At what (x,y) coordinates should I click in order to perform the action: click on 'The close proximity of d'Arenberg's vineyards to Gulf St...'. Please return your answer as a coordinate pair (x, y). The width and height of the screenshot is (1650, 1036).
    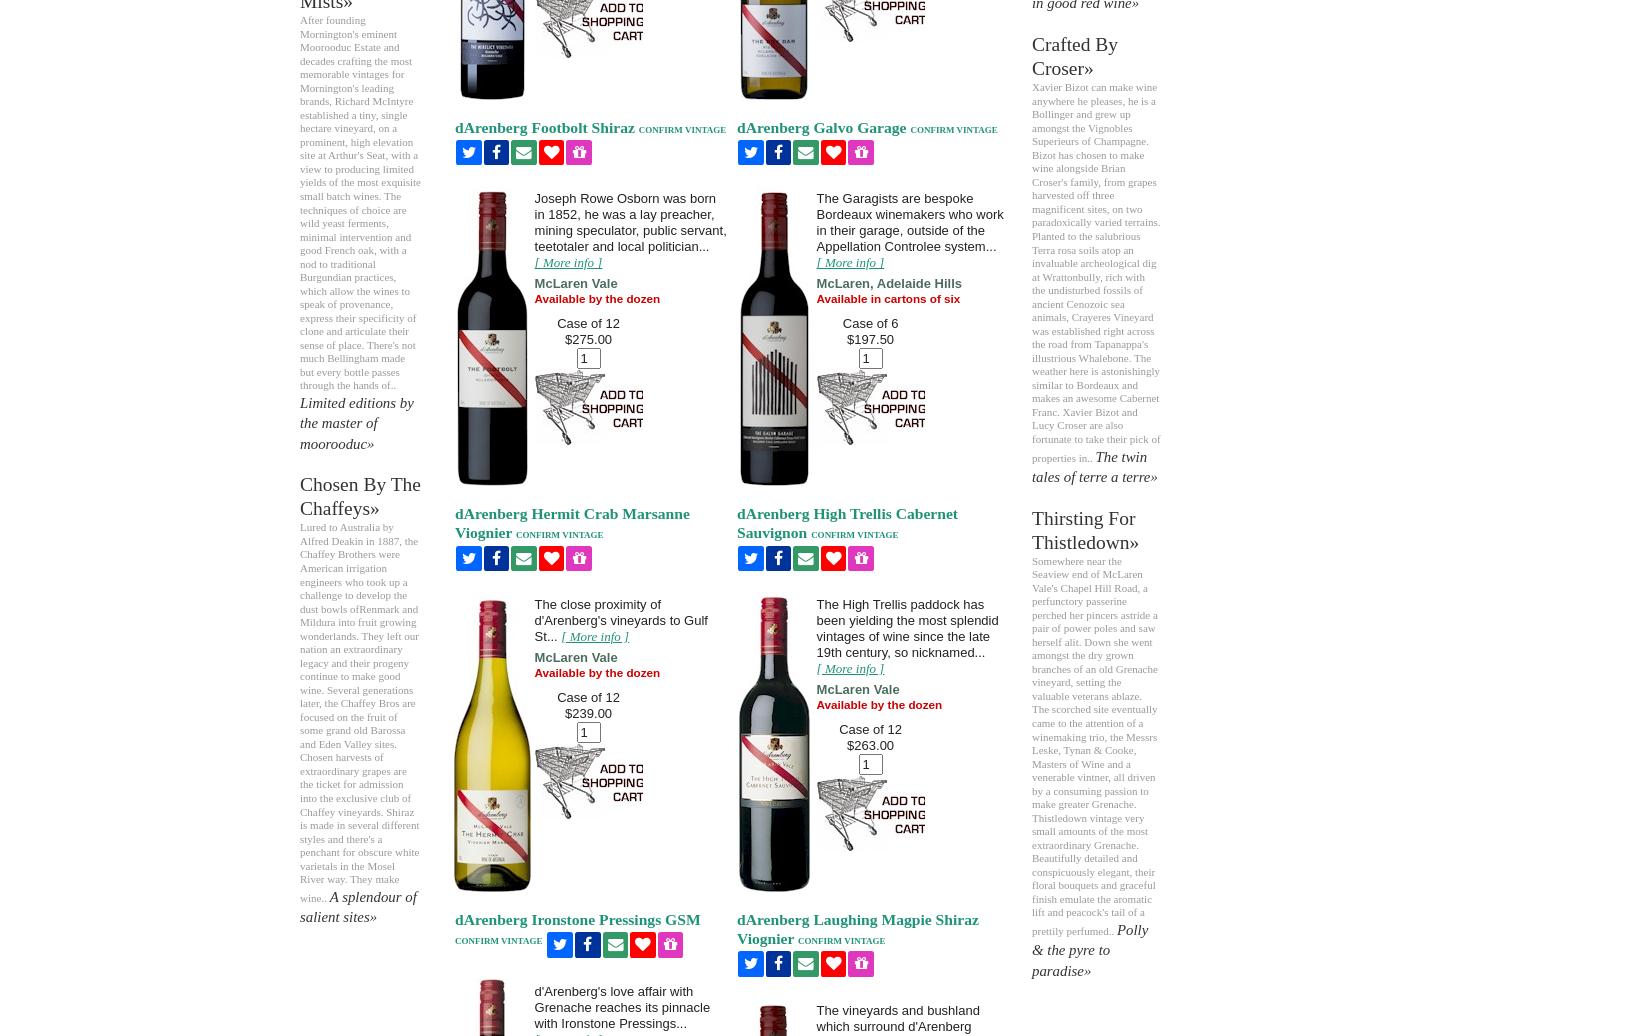
    Looking at the image, I should click on (619, 620).